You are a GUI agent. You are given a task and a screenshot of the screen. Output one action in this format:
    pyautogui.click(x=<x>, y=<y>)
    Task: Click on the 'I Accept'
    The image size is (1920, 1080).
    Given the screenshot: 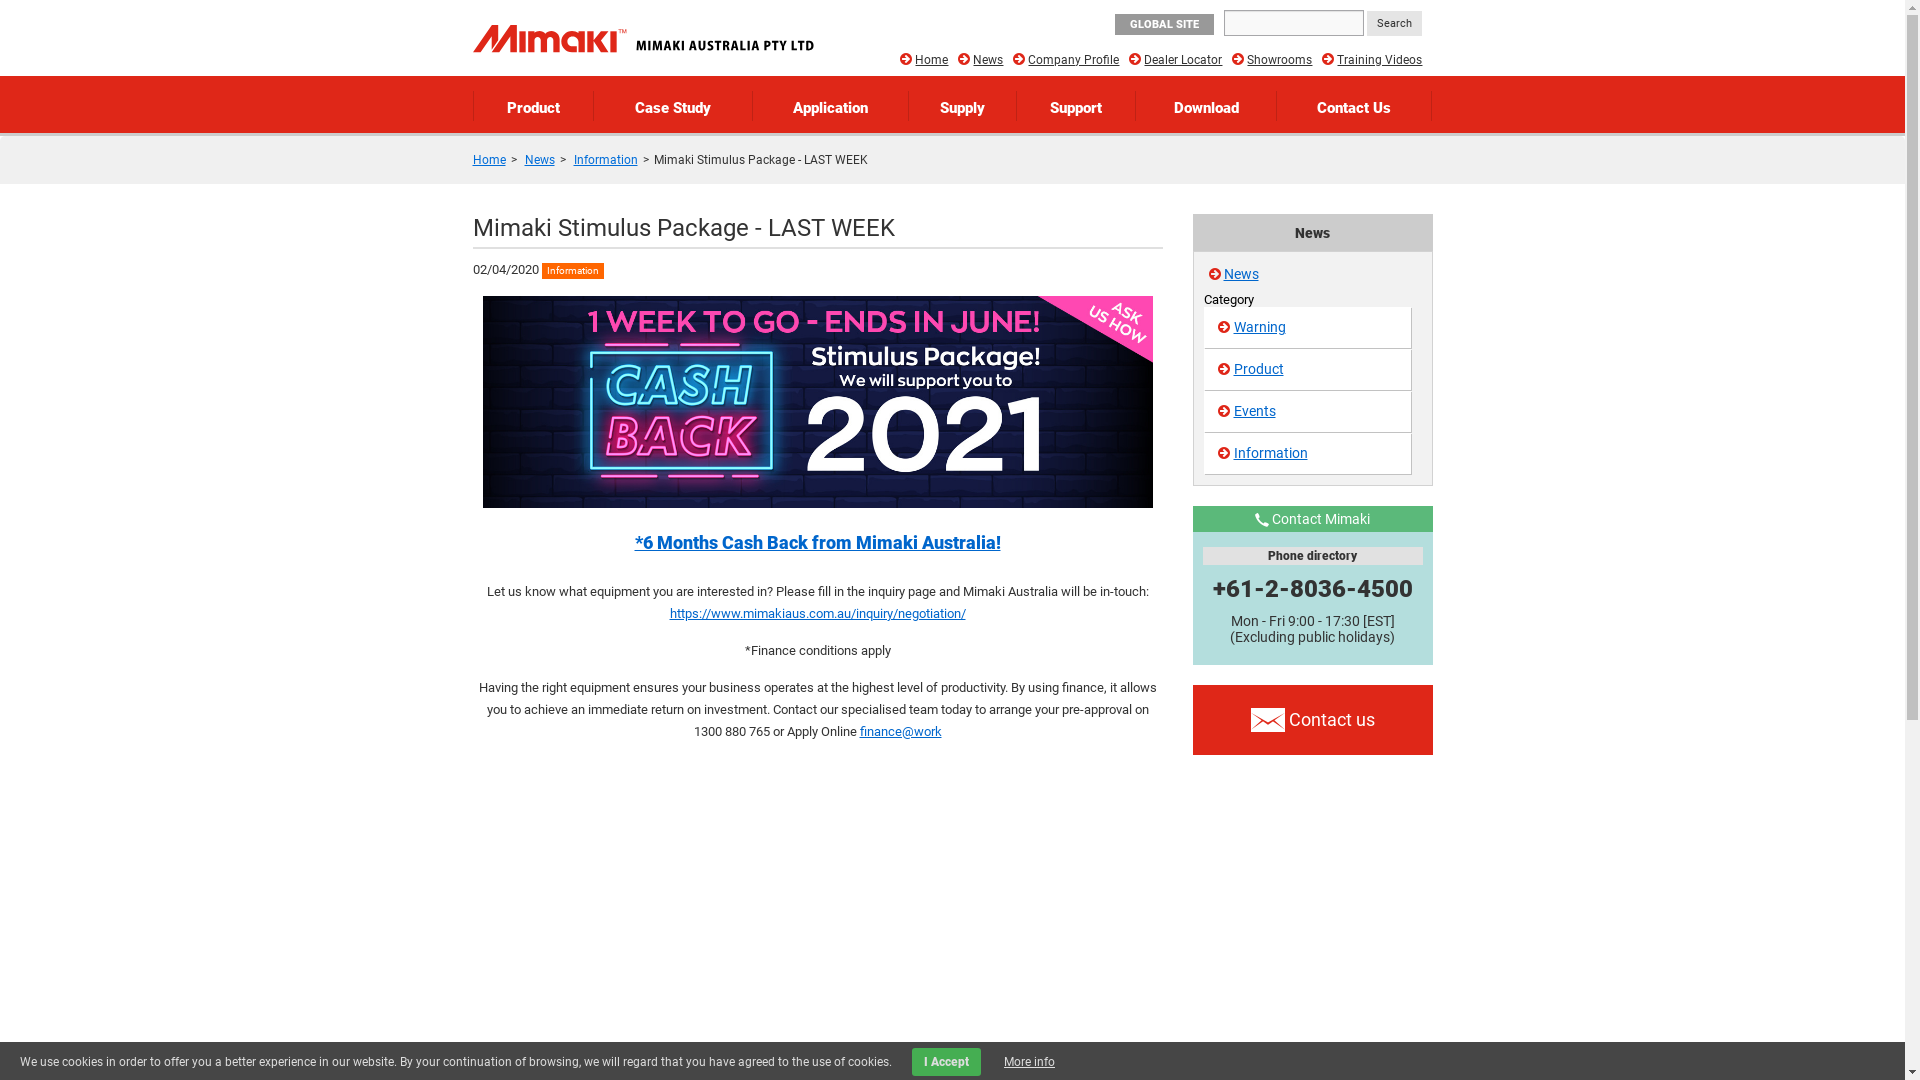 What is the action you would take?
    pyautogui.click(x=911, y=1060)
    